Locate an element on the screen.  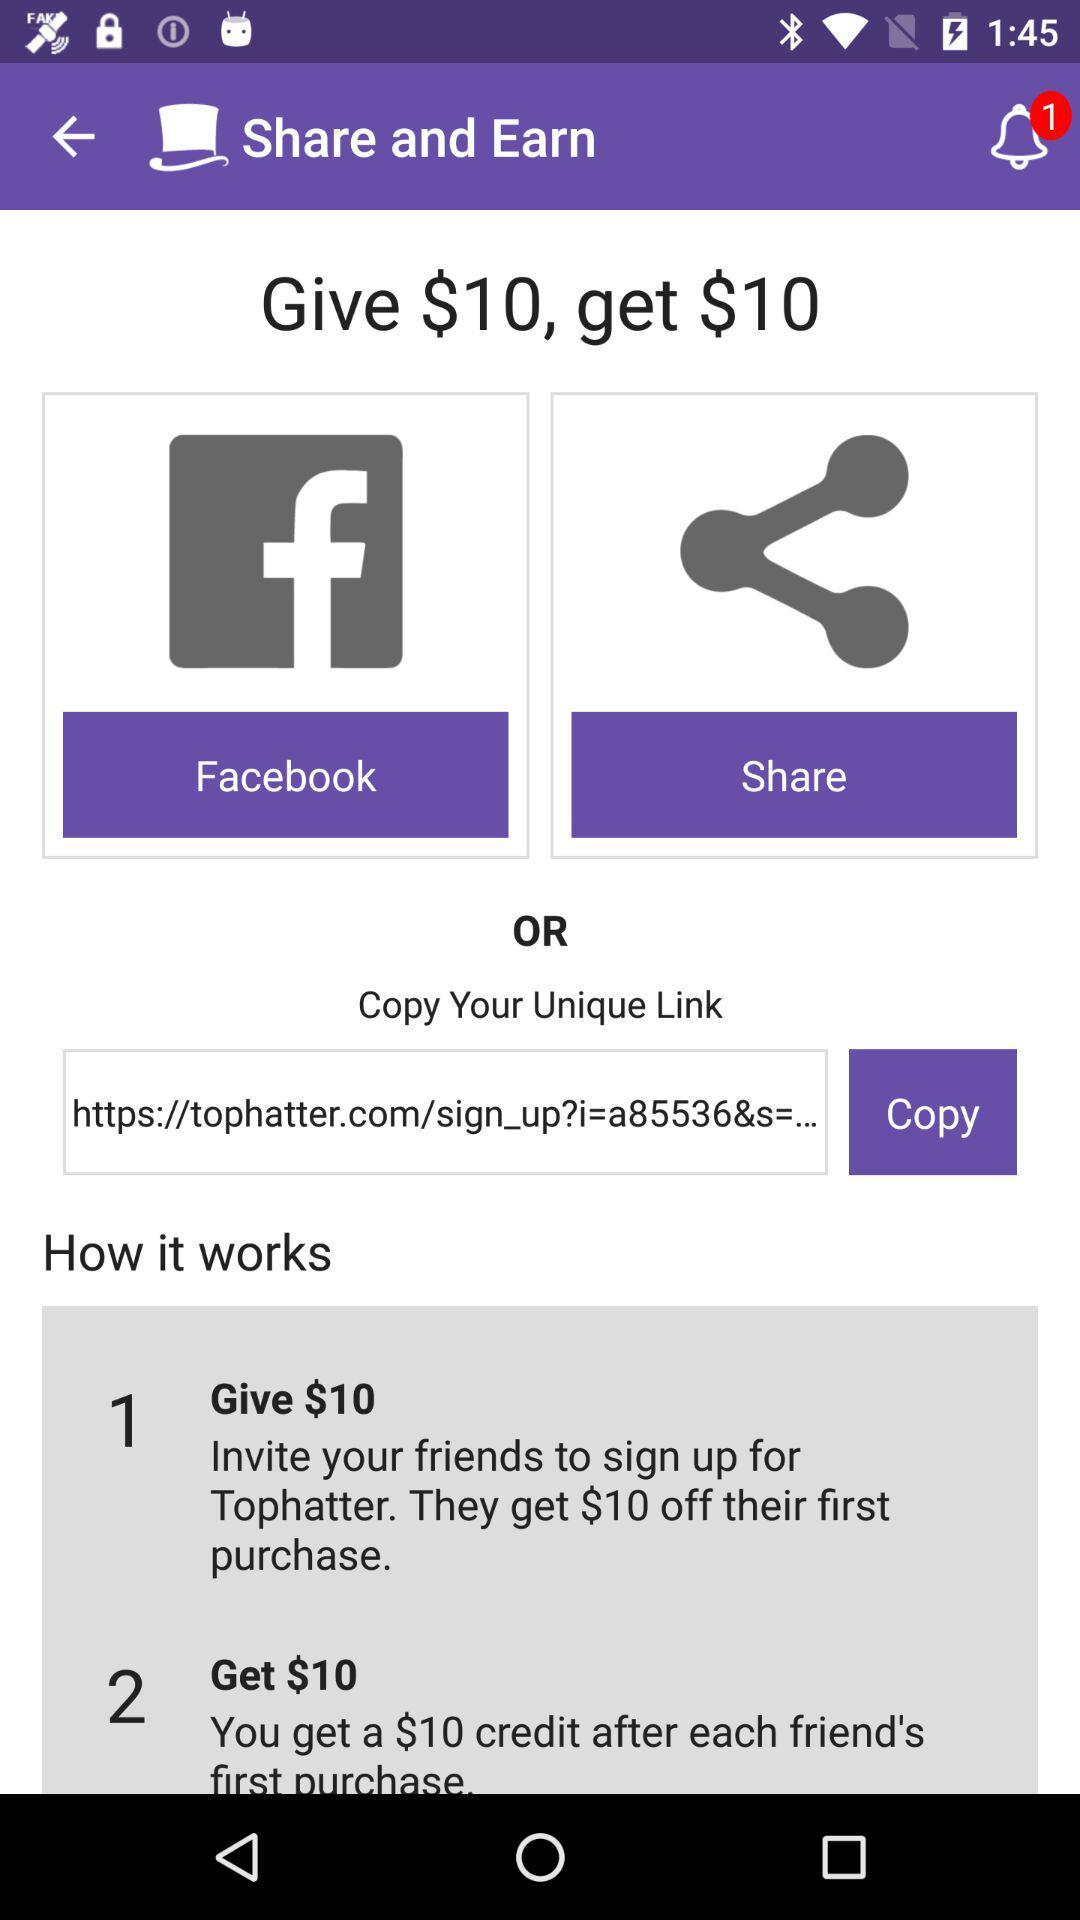
the facebook is located at coordinates (285, 773).